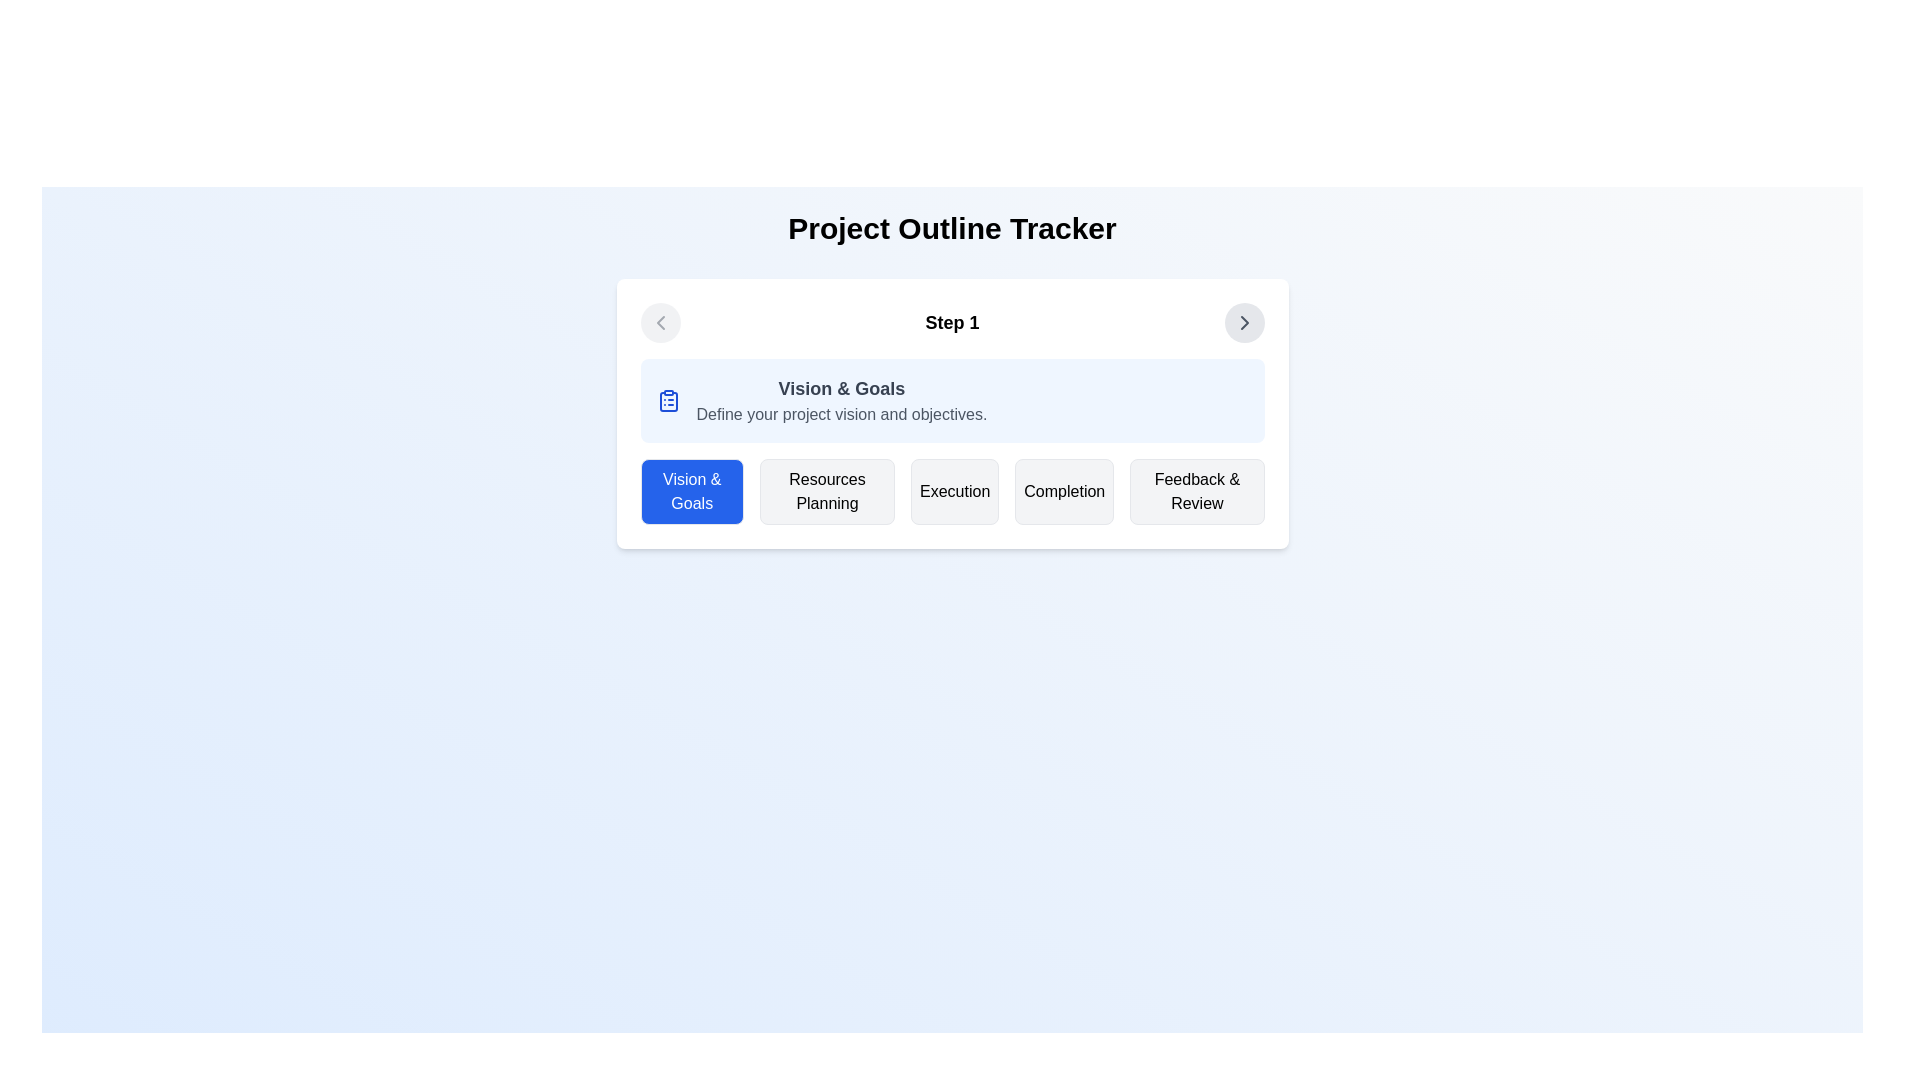 The image size is (1920, 1080). I want to click on the static text label that indicates the current step in a multi-step process, centrally located above a section header and content panel, so click(951, 322).